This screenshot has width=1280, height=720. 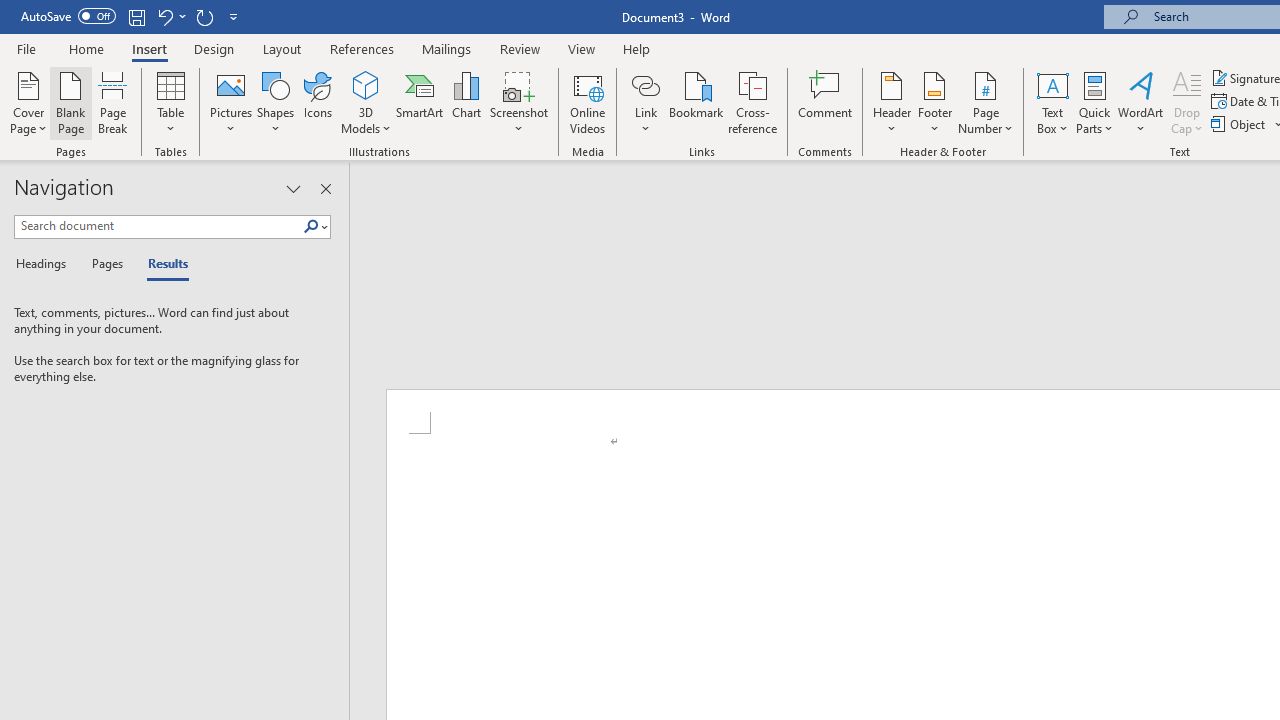 What do you see at coordinates (231, 103) in the screenshot?
I see `'Pictures'` at bounding box center [231, 103].